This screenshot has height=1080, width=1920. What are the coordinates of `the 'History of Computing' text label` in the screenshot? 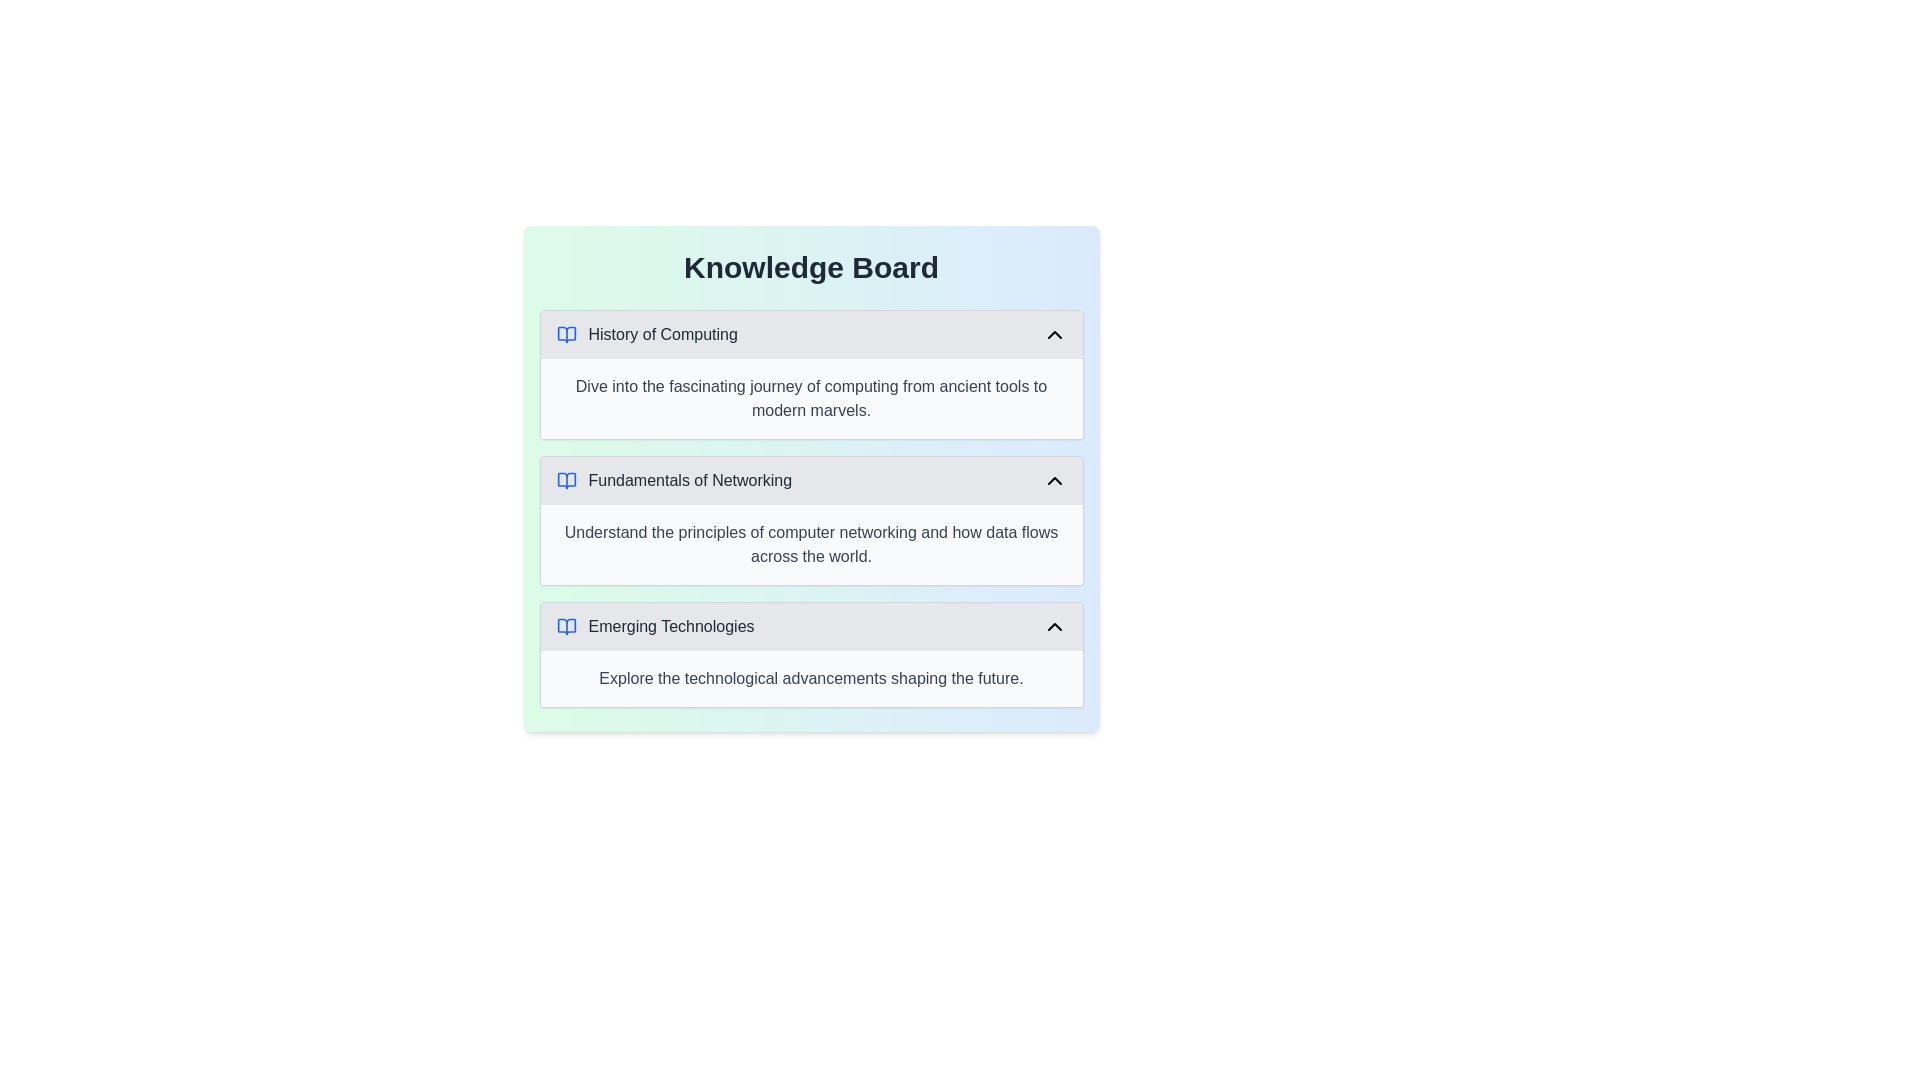 It's located at (663, 334).